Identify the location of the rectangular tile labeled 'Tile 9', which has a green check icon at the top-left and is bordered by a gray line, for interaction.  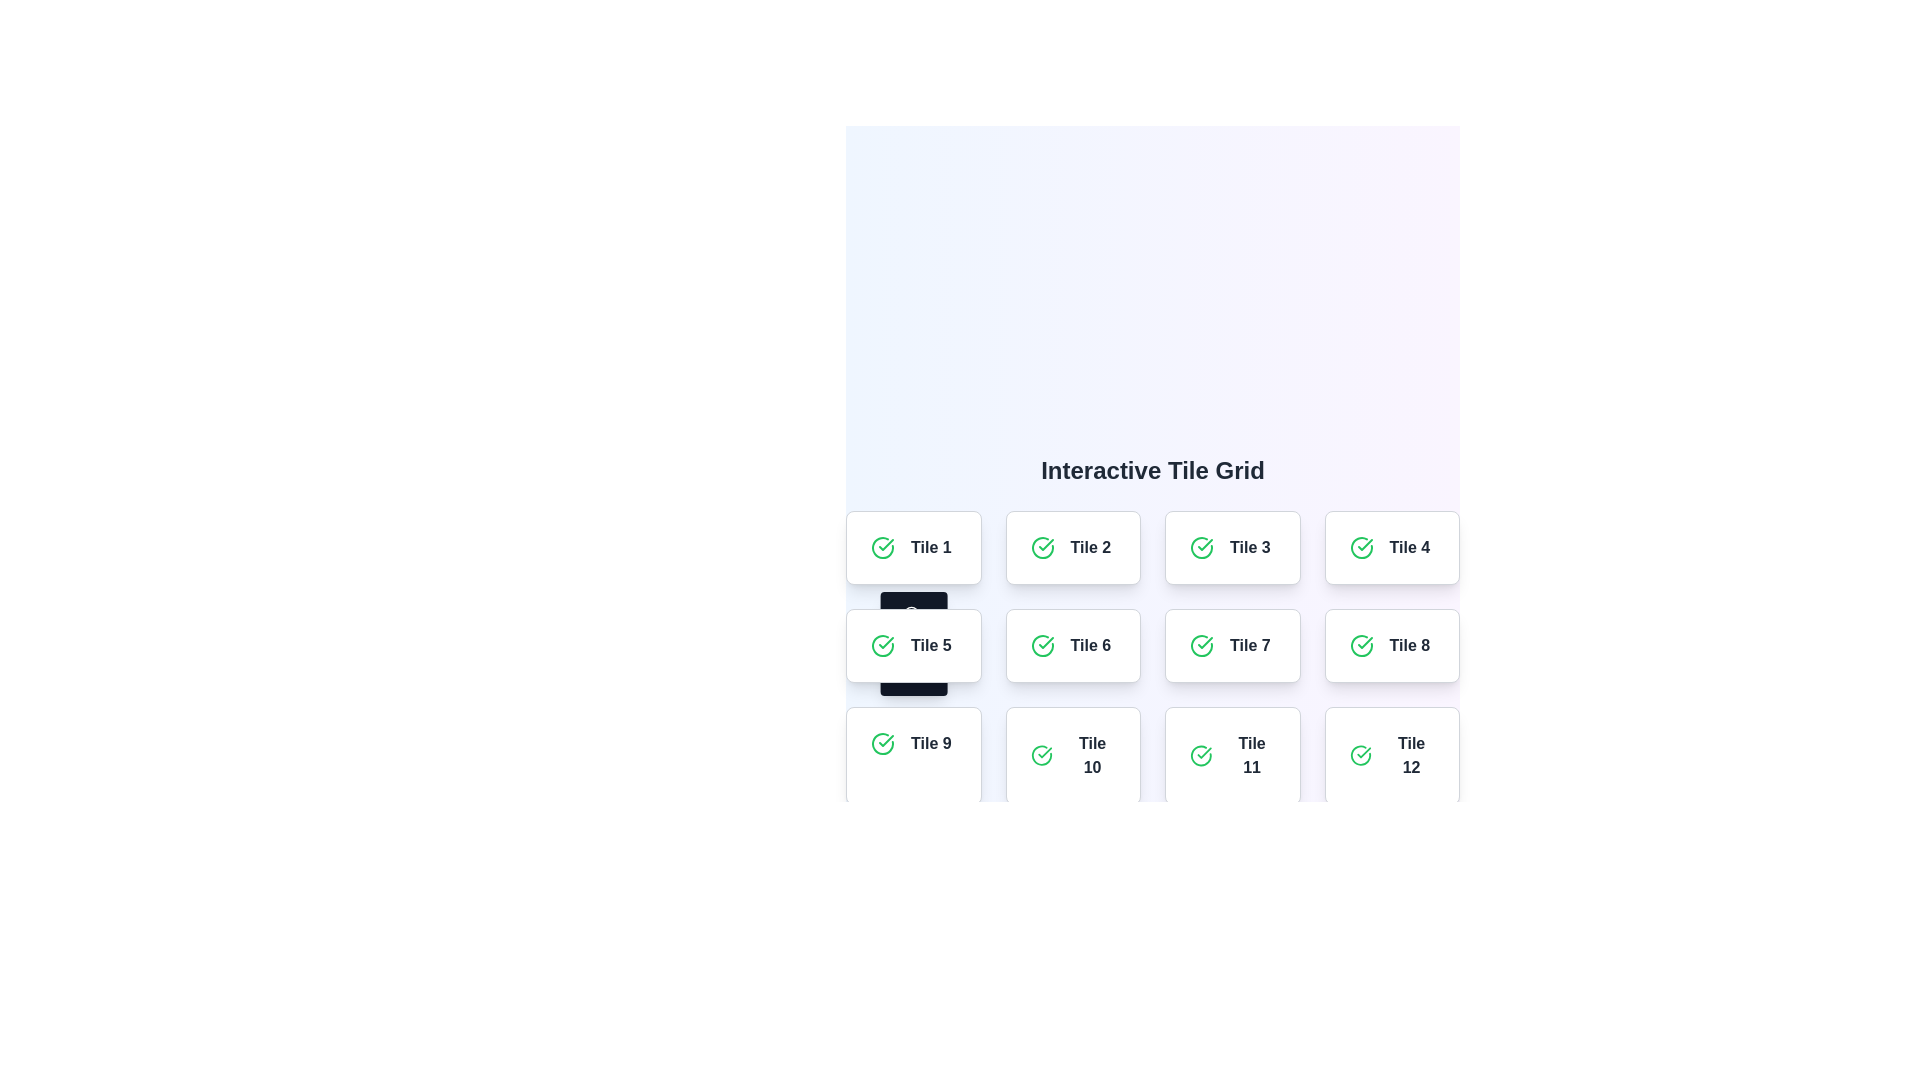
(912, 756).